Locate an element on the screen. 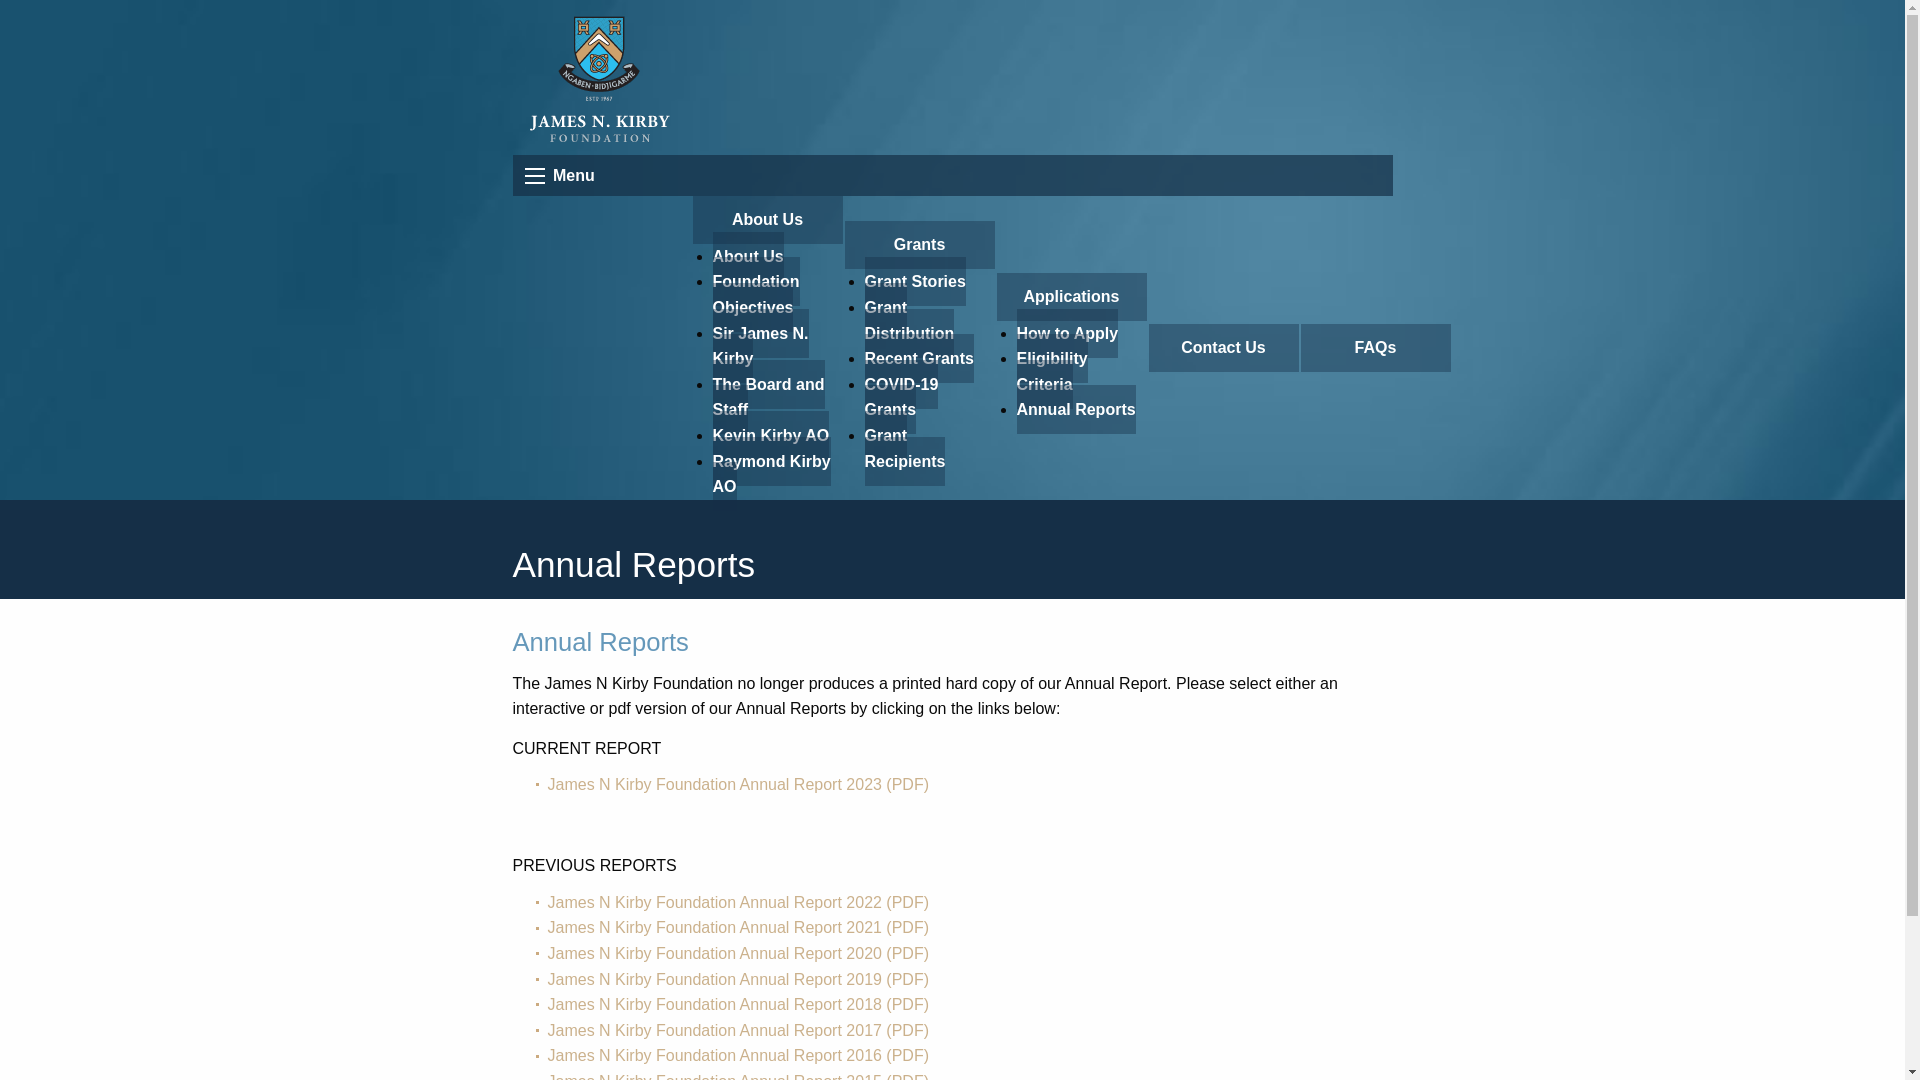 This screenshot has height=1080, width=1920. 'James N Kirby Foundation Annual Report 2017 (PDF)' is located at coordinates (738, 1030).